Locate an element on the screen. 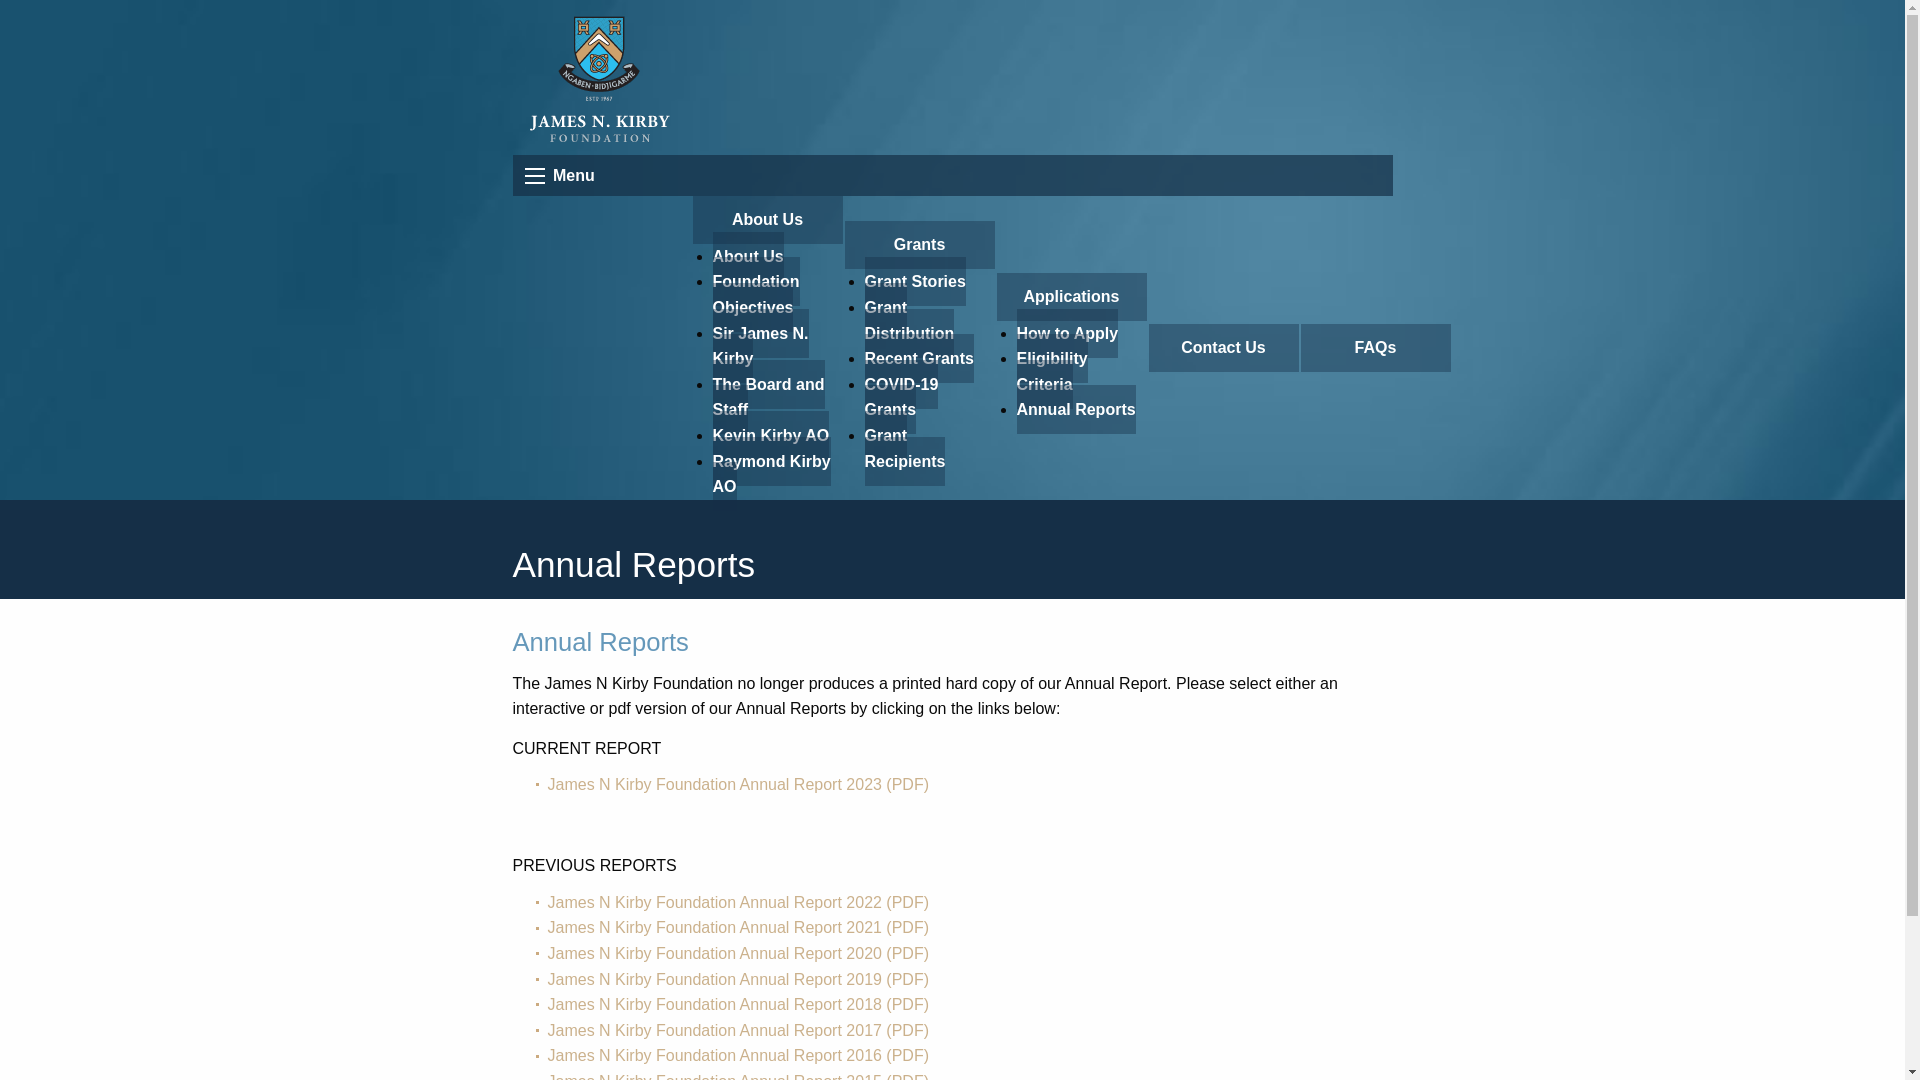 This screenshot has height=1080, width=1920. 'James N Kirby Foundation Annual Report 2017 (PDF)' is located at coordinates (738, 1030).